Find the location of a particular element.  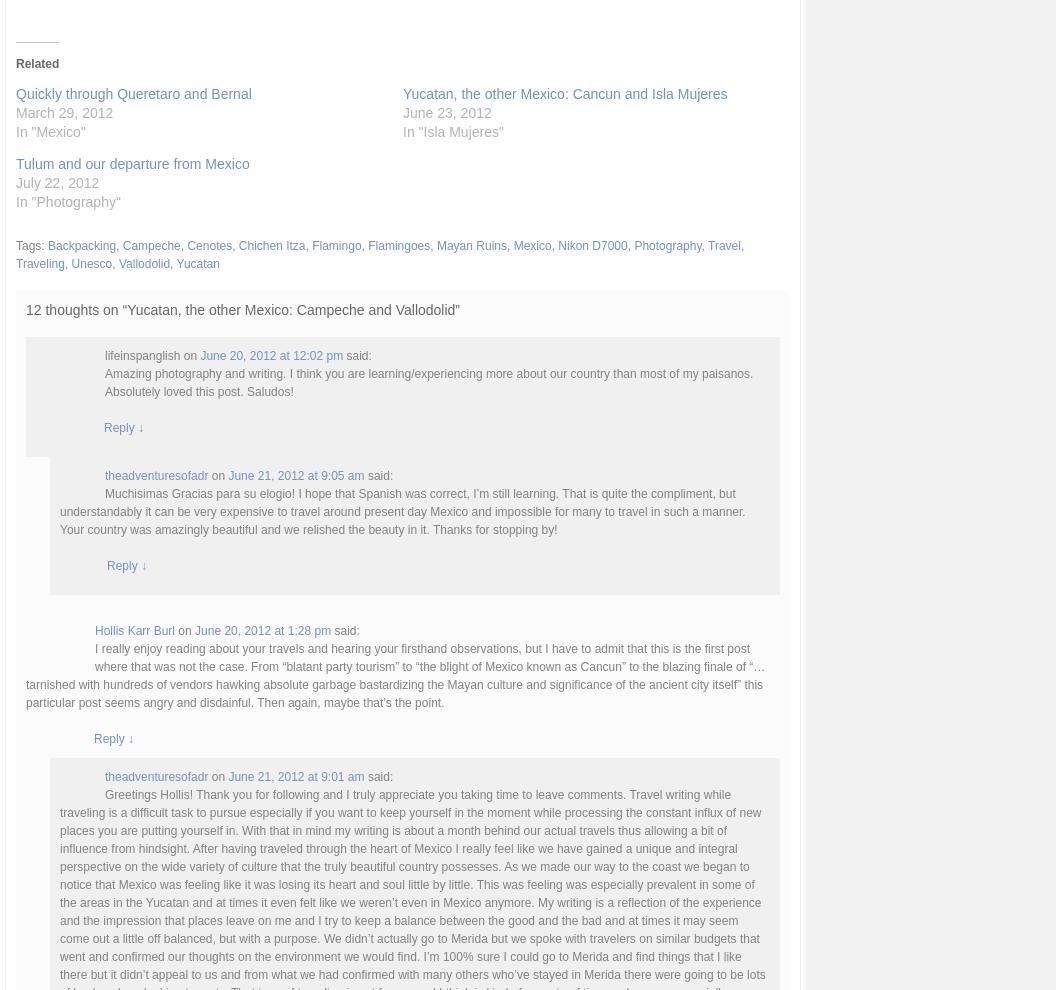

'lifeinspanglish' is located at coordinates (142, 355).